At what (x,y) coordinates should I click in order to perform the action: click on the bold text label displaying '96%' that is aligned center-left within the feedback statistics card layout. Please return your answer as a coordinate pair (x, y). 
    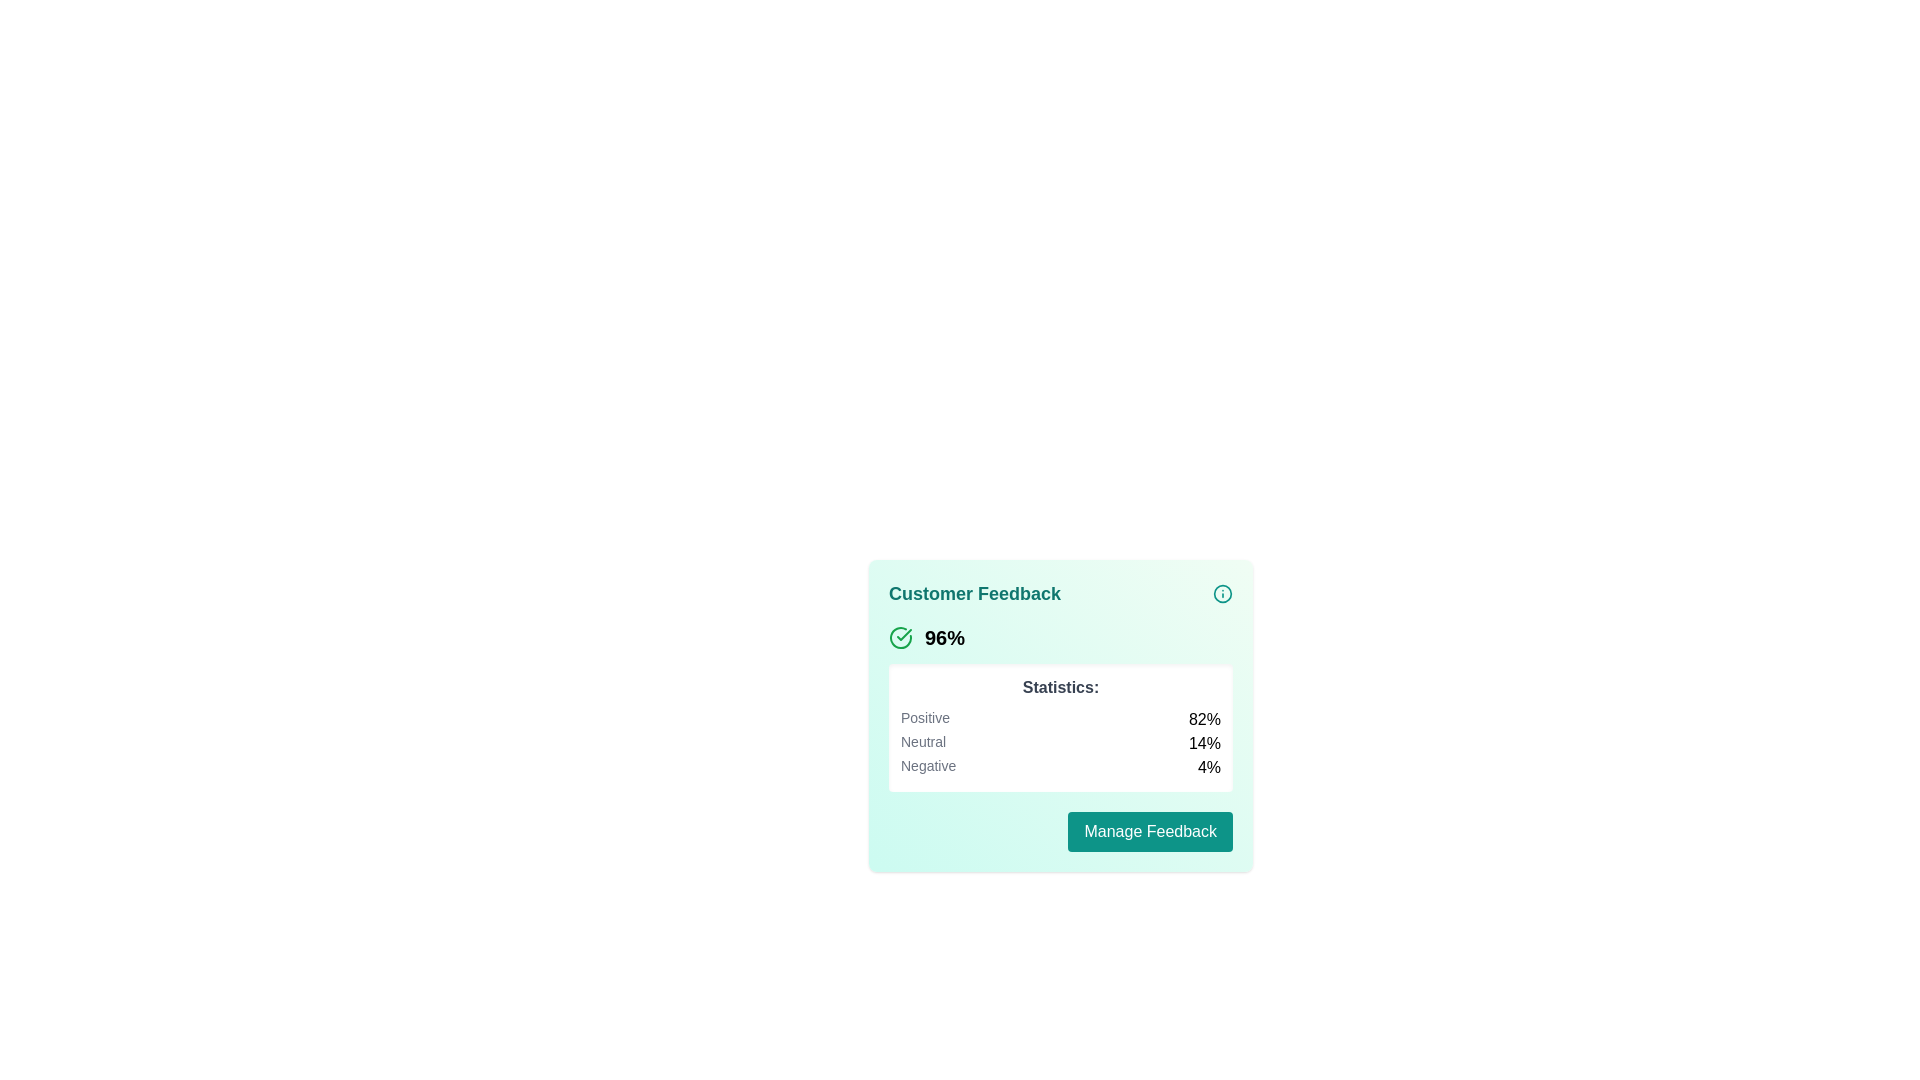
    Looking at the image, I should click on (944, 637).